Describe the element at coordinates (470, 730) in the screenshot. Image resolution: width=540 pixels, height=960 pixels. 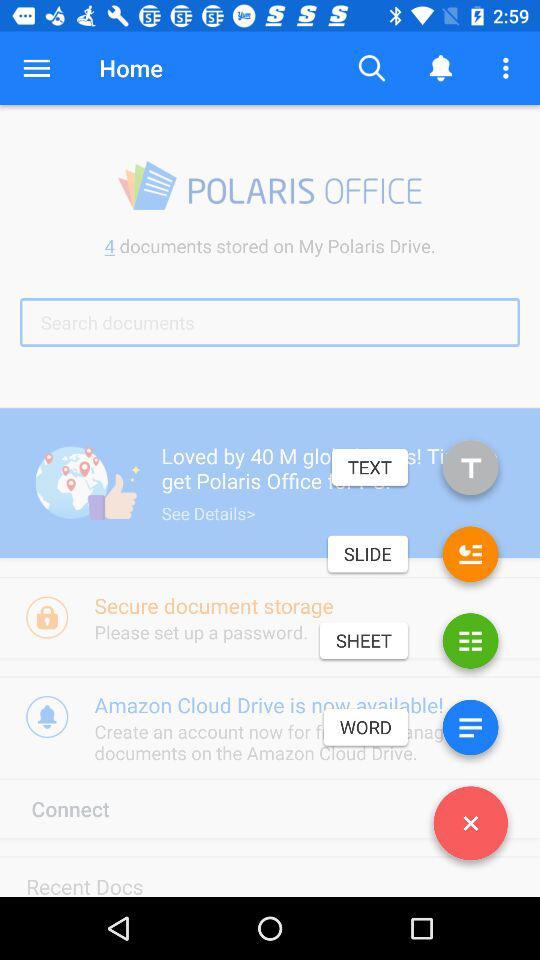
I see `press for word` at that location.